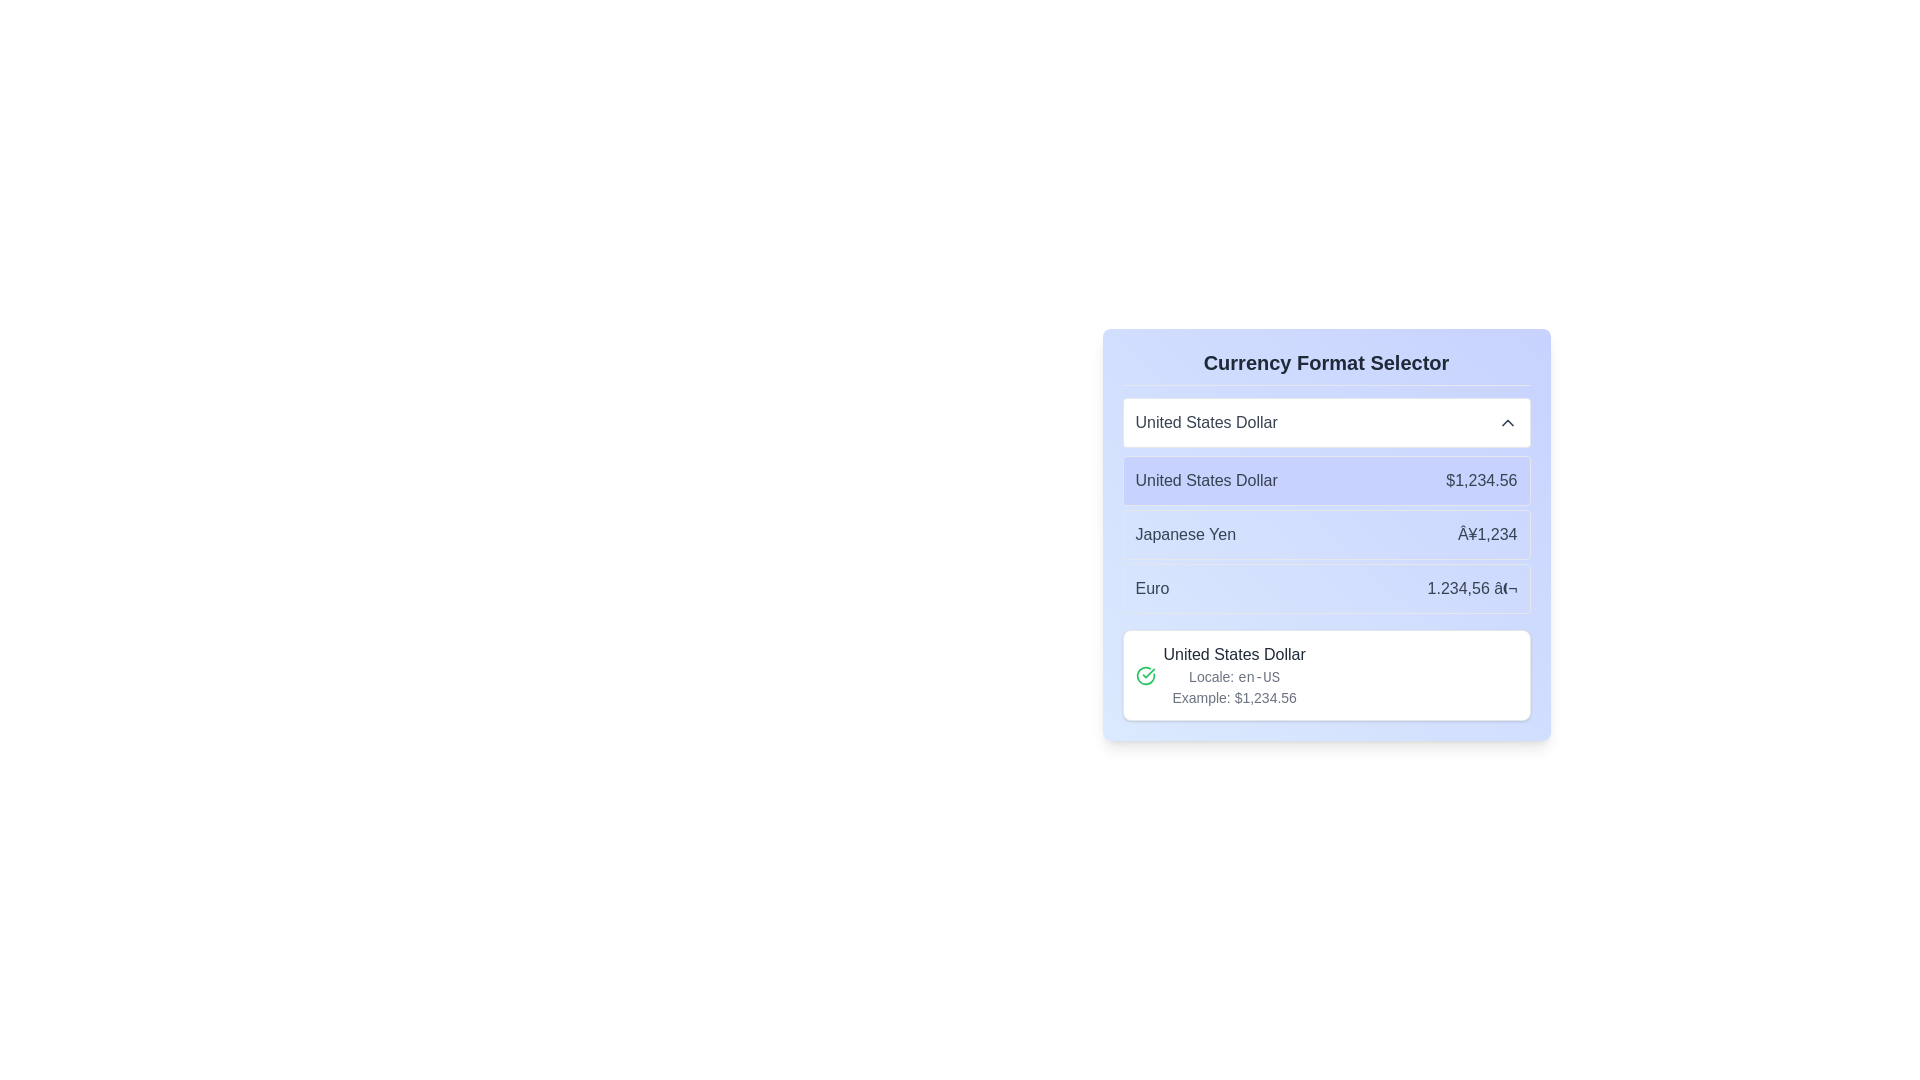 The height and width of the screenshot is (1080, 1920). I want to click on the currency name displayed as 'United States Dollar' in a bold font, located in the upper portion of the list under the header 'Currency Format Selector.', so click(1205, 481).